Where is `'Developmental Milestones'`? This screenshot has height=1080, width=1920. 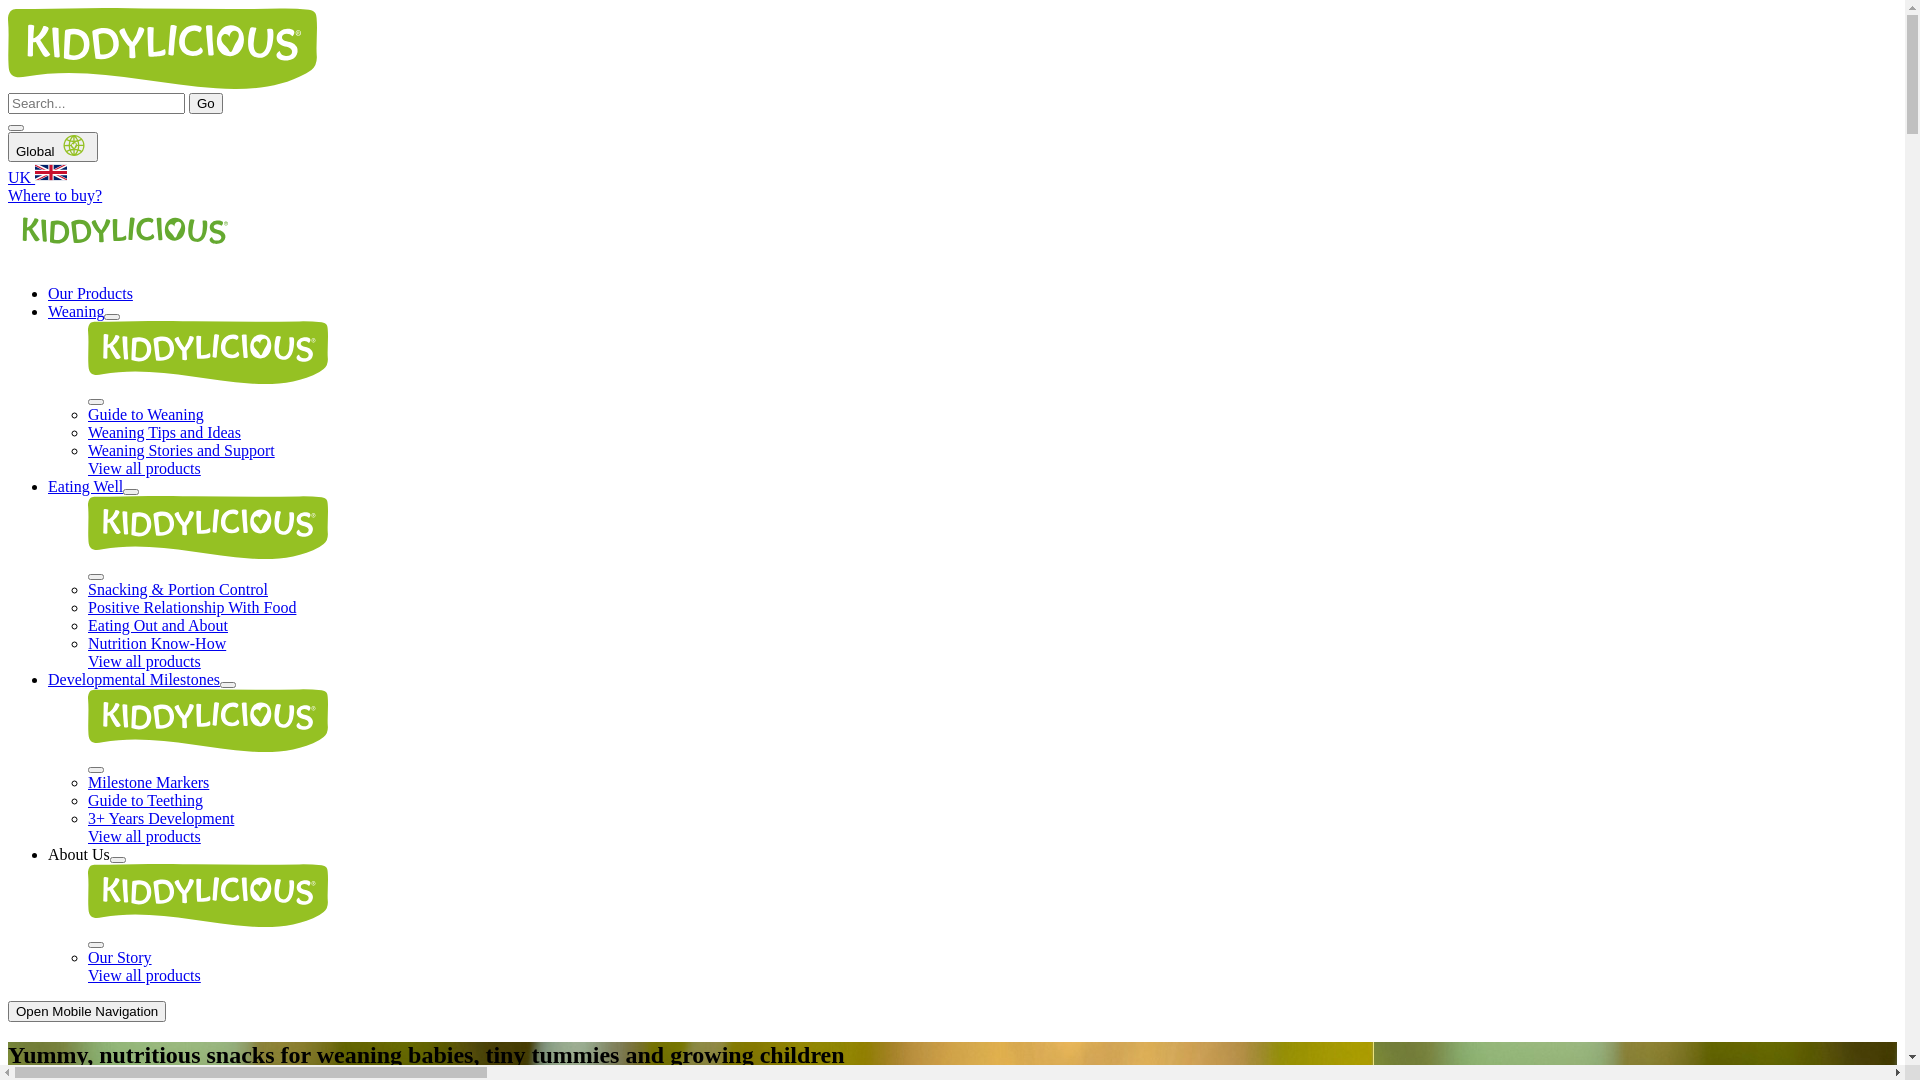
'Developmental Milestones' is located at coordinates (133, 678).